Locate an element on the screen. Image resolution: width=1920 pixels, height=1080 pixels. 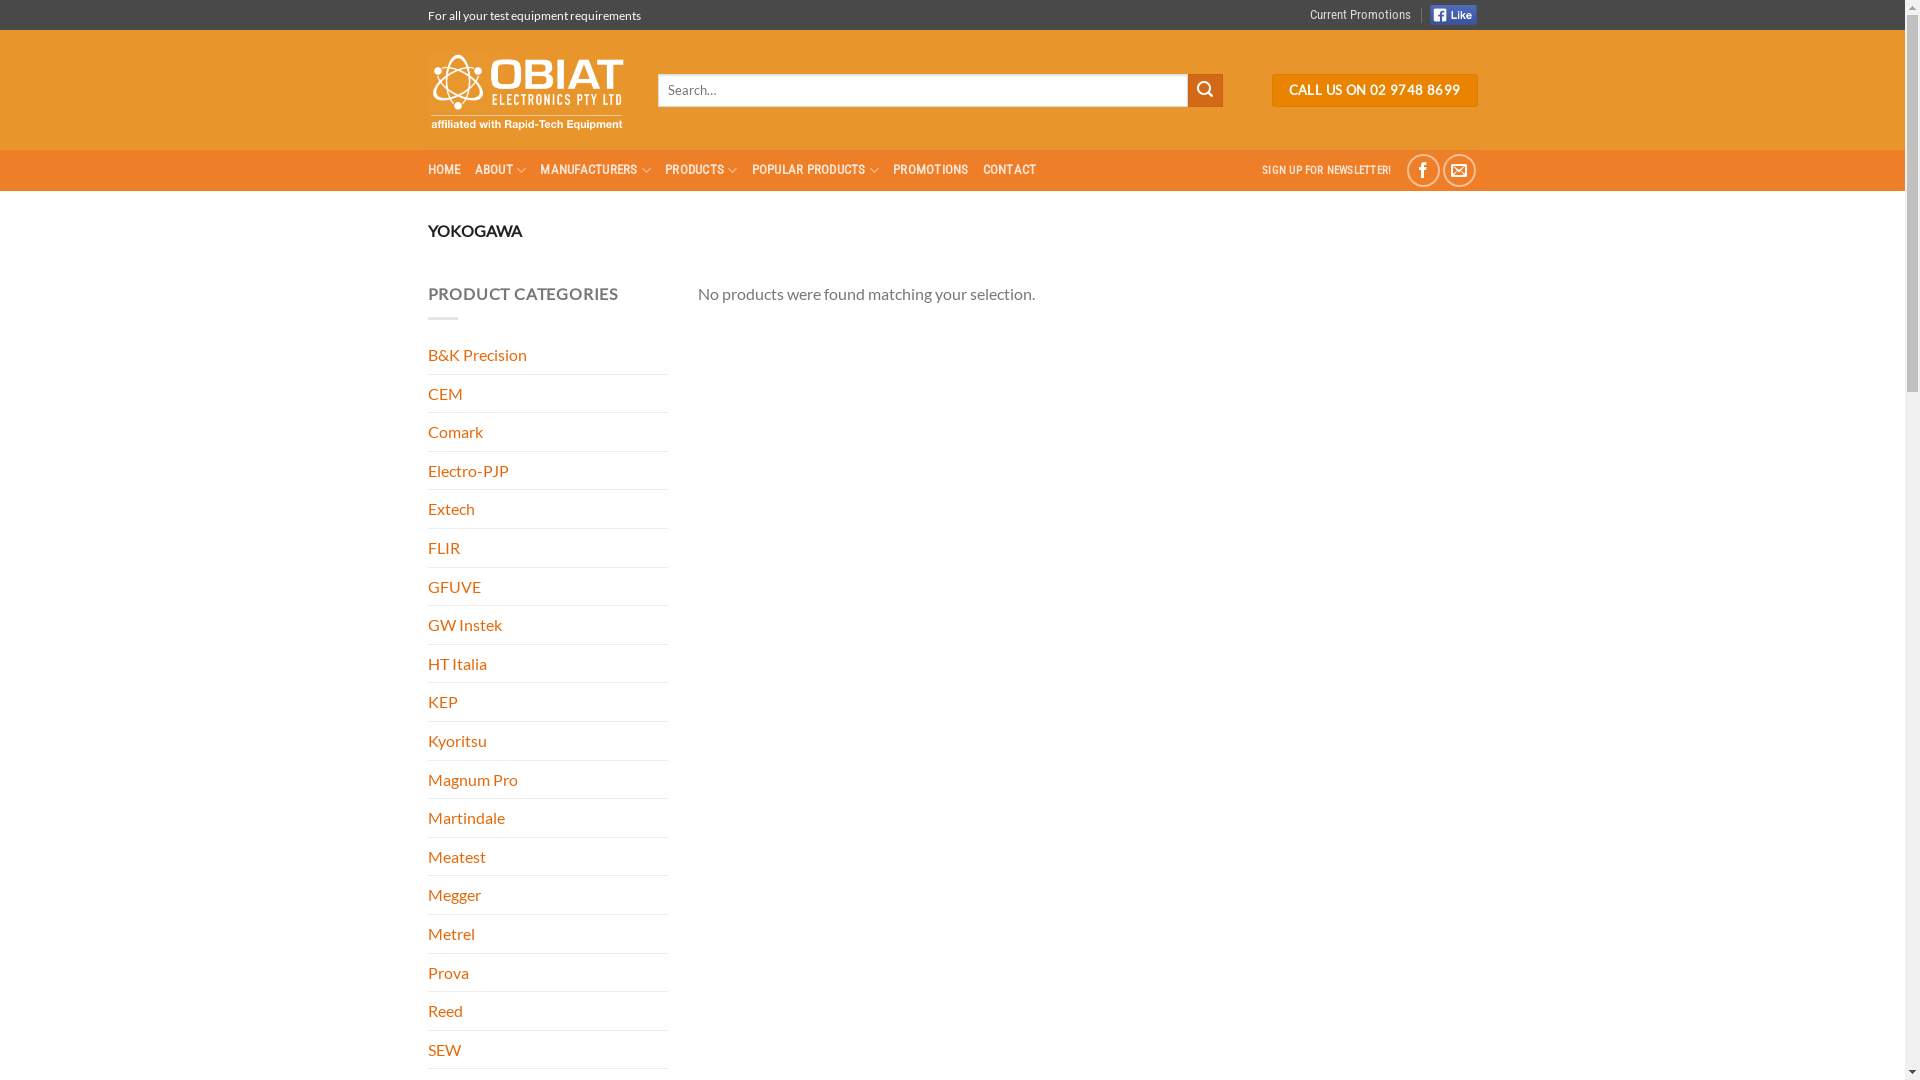
'B&K Precision' is located at coordinates (426, 353).